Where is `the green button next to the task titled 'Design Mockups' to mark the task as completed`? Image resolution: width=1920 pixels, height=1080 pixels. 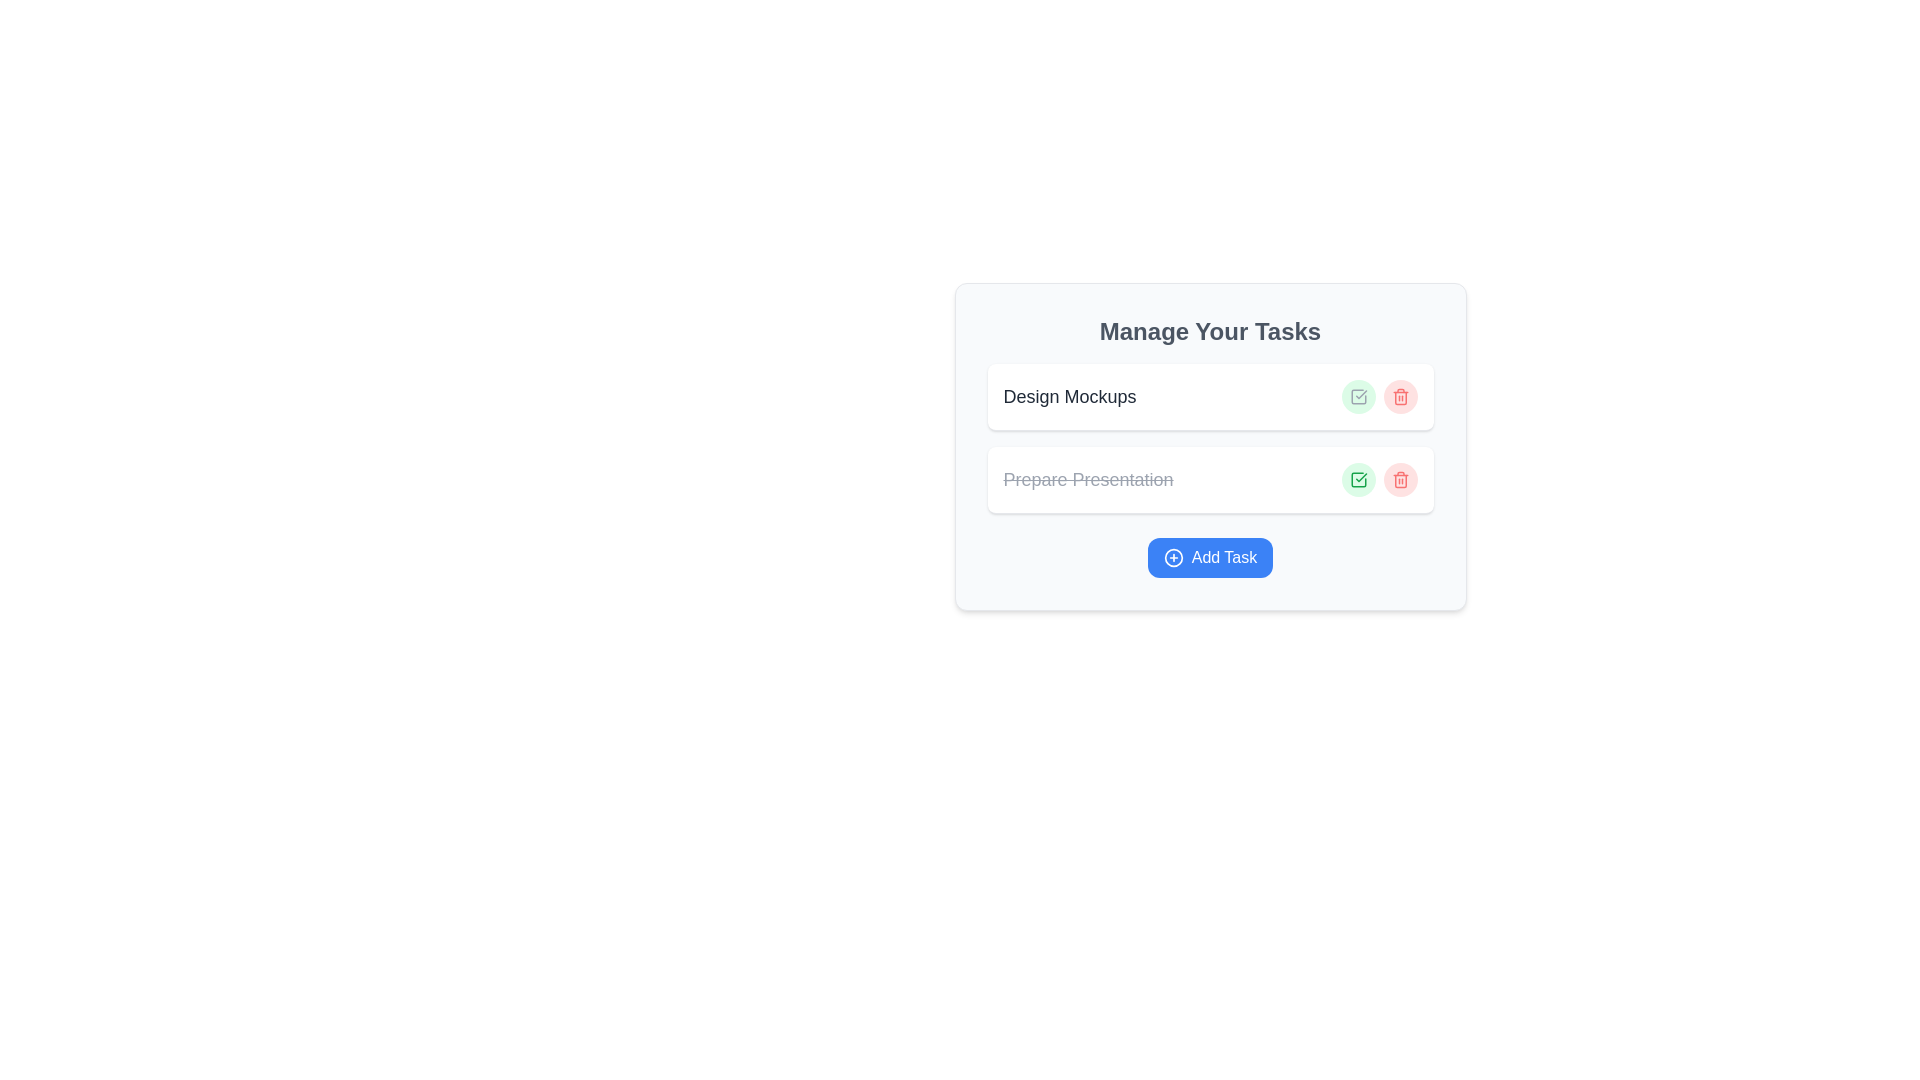 the green button next to the task titled 'Design Mockups' to mark the task as completed is located at coordinates (1378, 397).